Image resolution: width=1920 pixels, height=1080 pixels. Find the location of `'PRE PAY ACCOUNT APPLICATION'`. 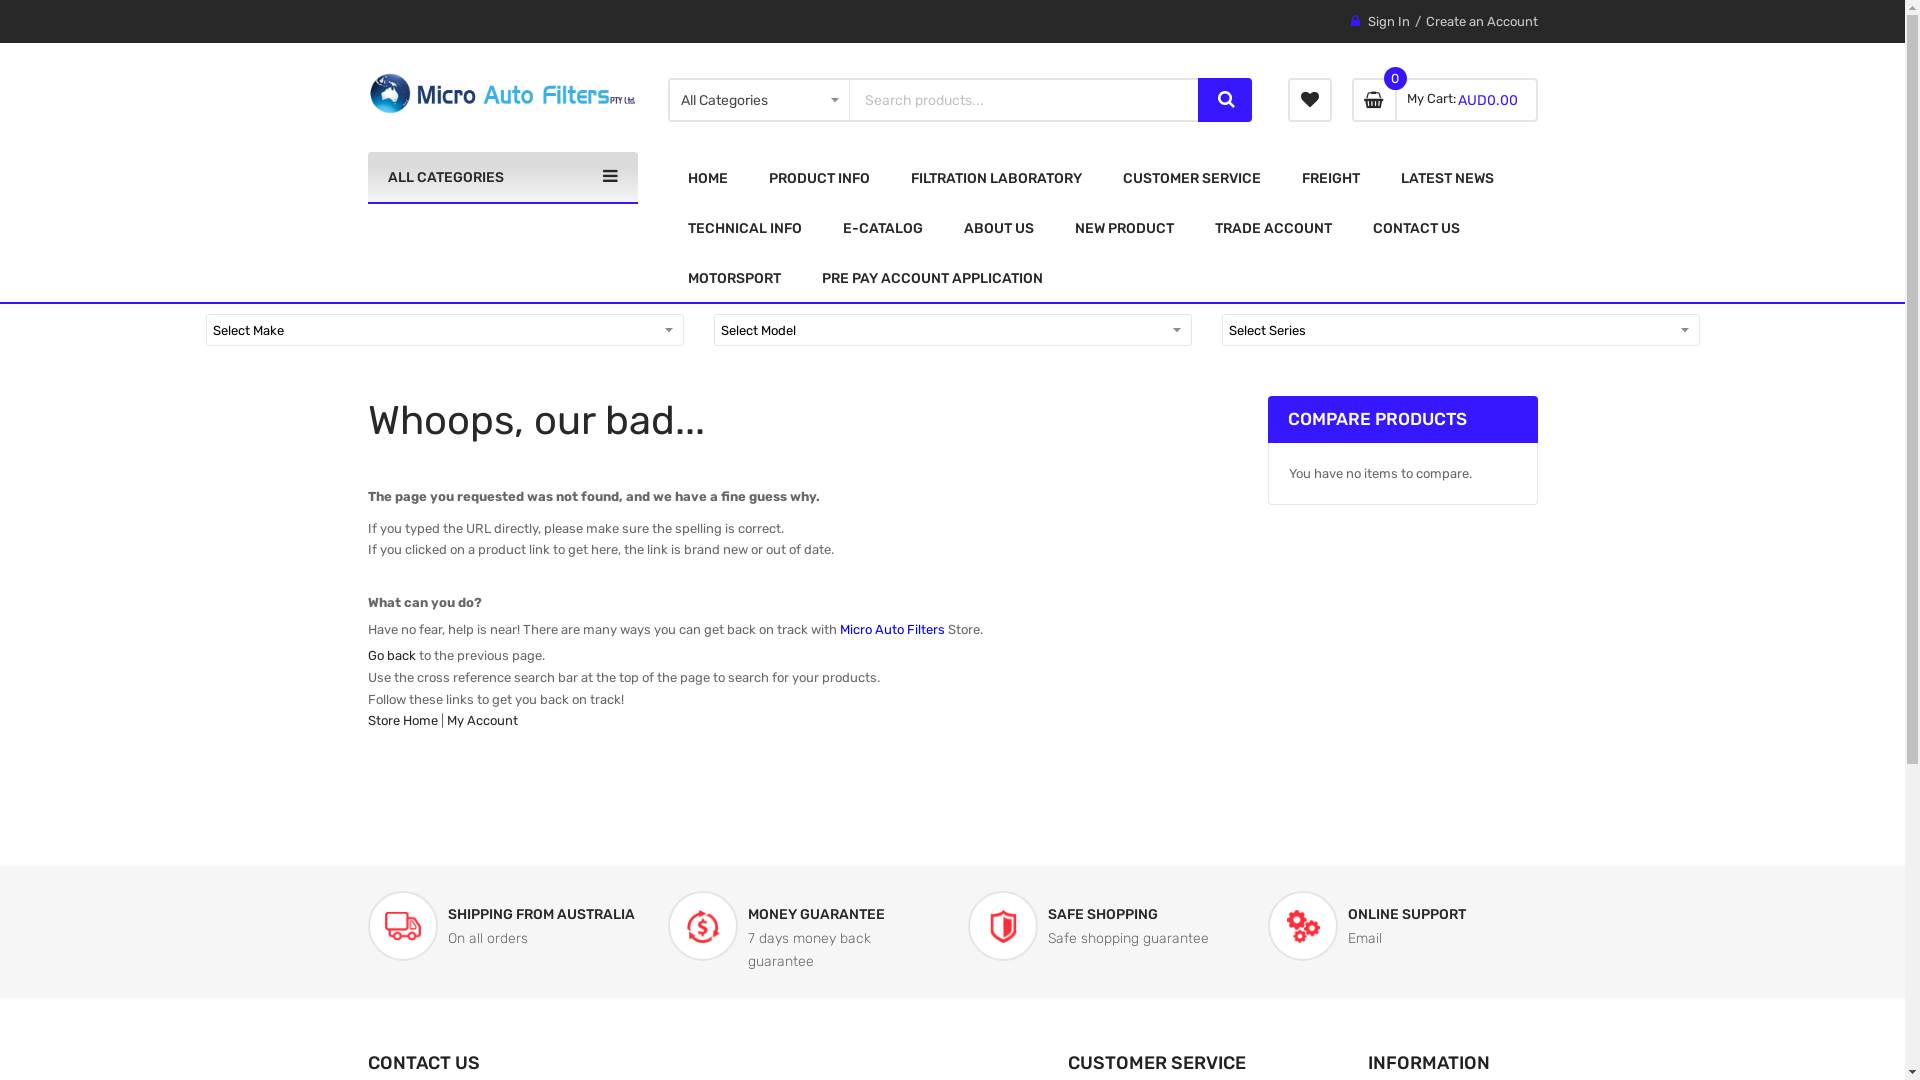

'PRE PAY ACCOUNT APPLICATION' is located at coordinates (931, 277).